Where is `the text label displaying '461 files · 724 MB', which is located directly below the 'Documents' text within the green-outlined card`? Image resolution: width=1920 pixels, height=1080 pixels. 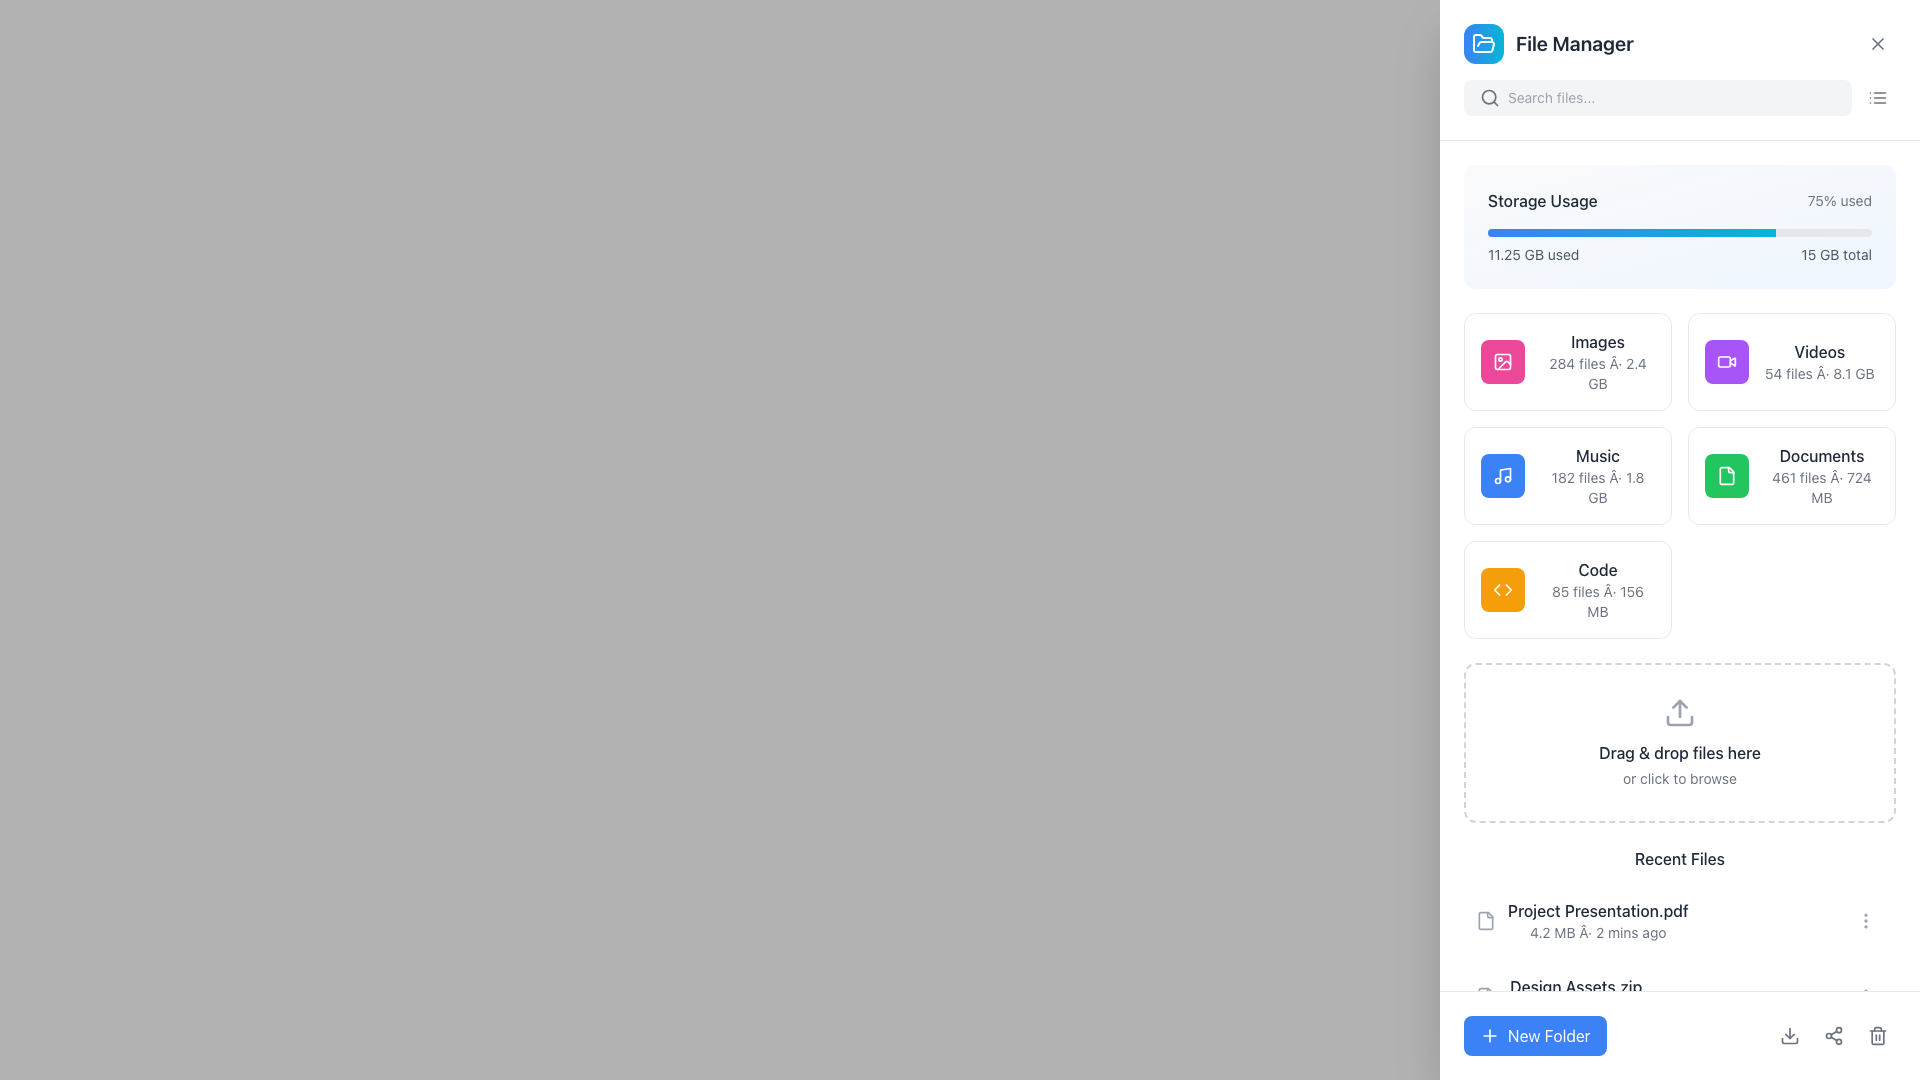 the text label displaying '461 files · 724 MB', which is located directly below the 'Documents' text within the green-outlined card is located at coordinates (1822, 488).